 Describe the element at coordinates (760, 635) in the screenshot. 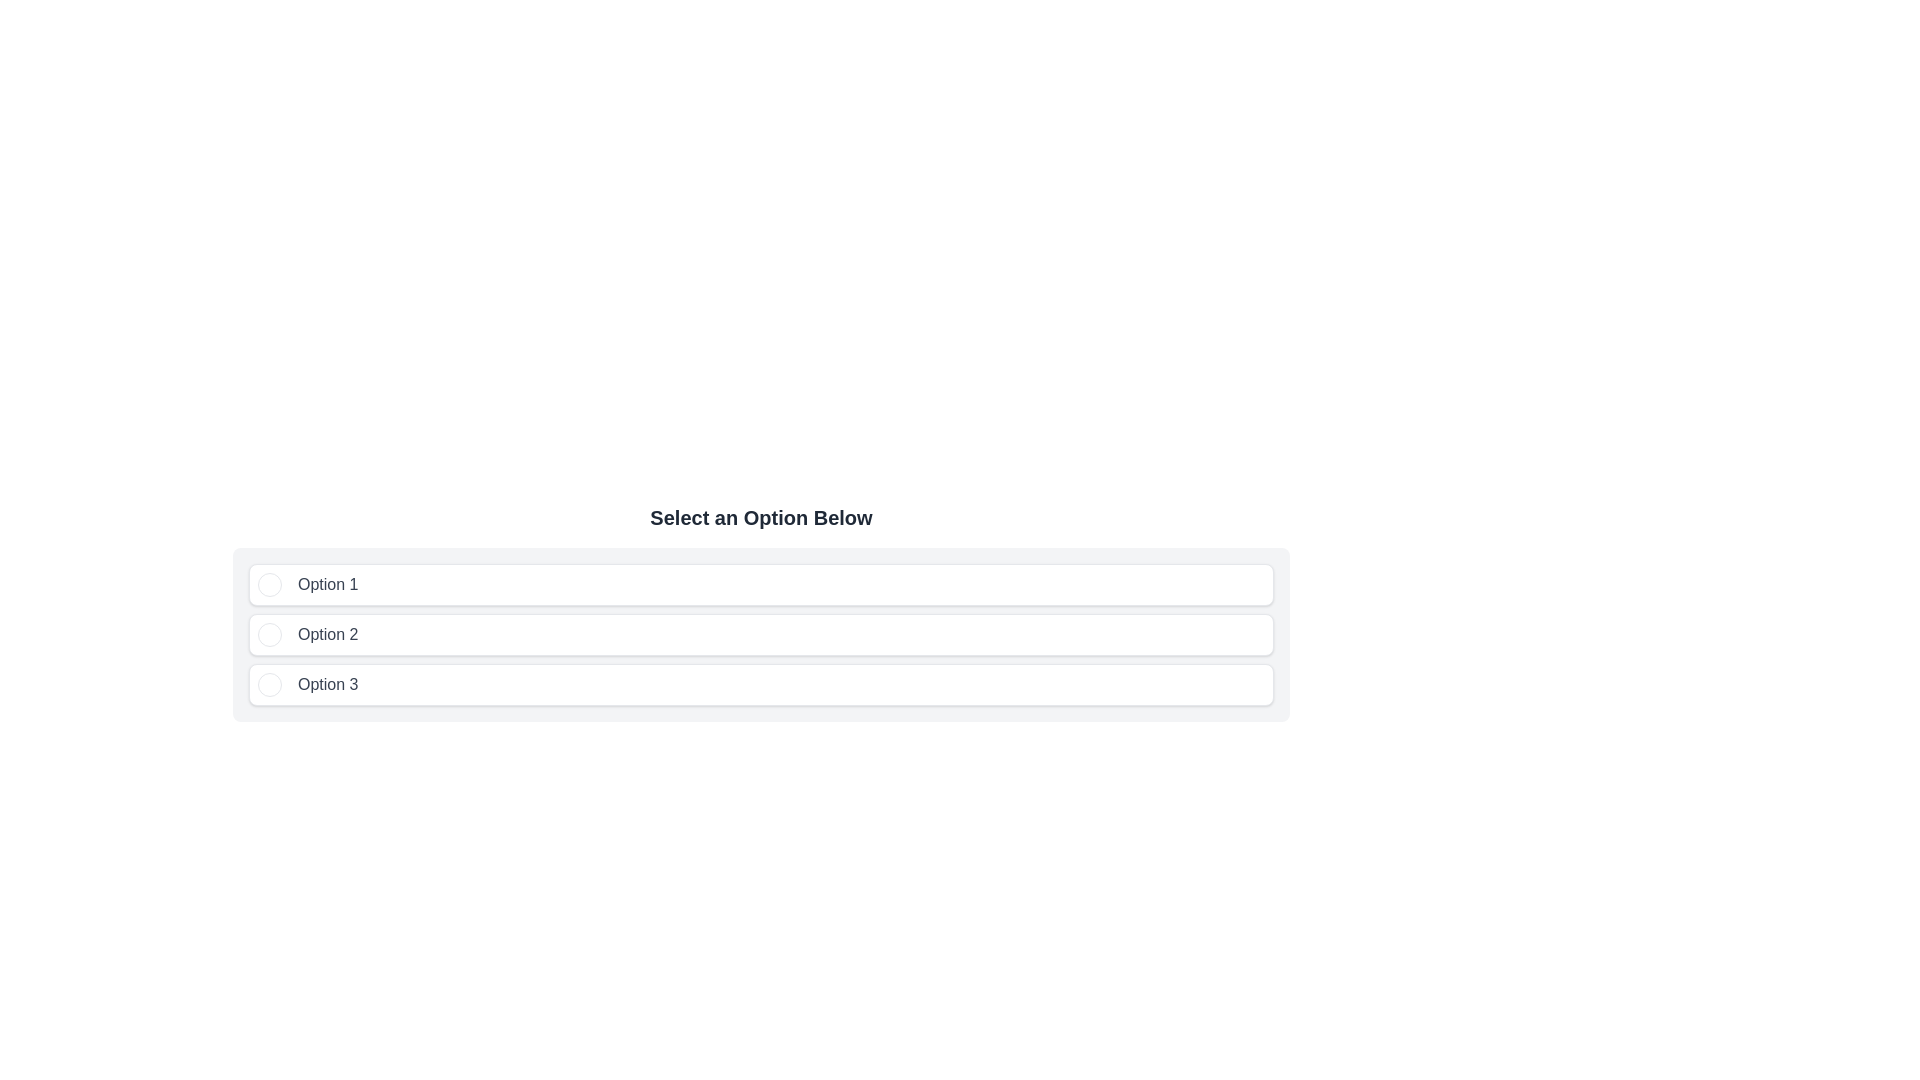

I see `the radio button labeled 'Option 2'` at that location.